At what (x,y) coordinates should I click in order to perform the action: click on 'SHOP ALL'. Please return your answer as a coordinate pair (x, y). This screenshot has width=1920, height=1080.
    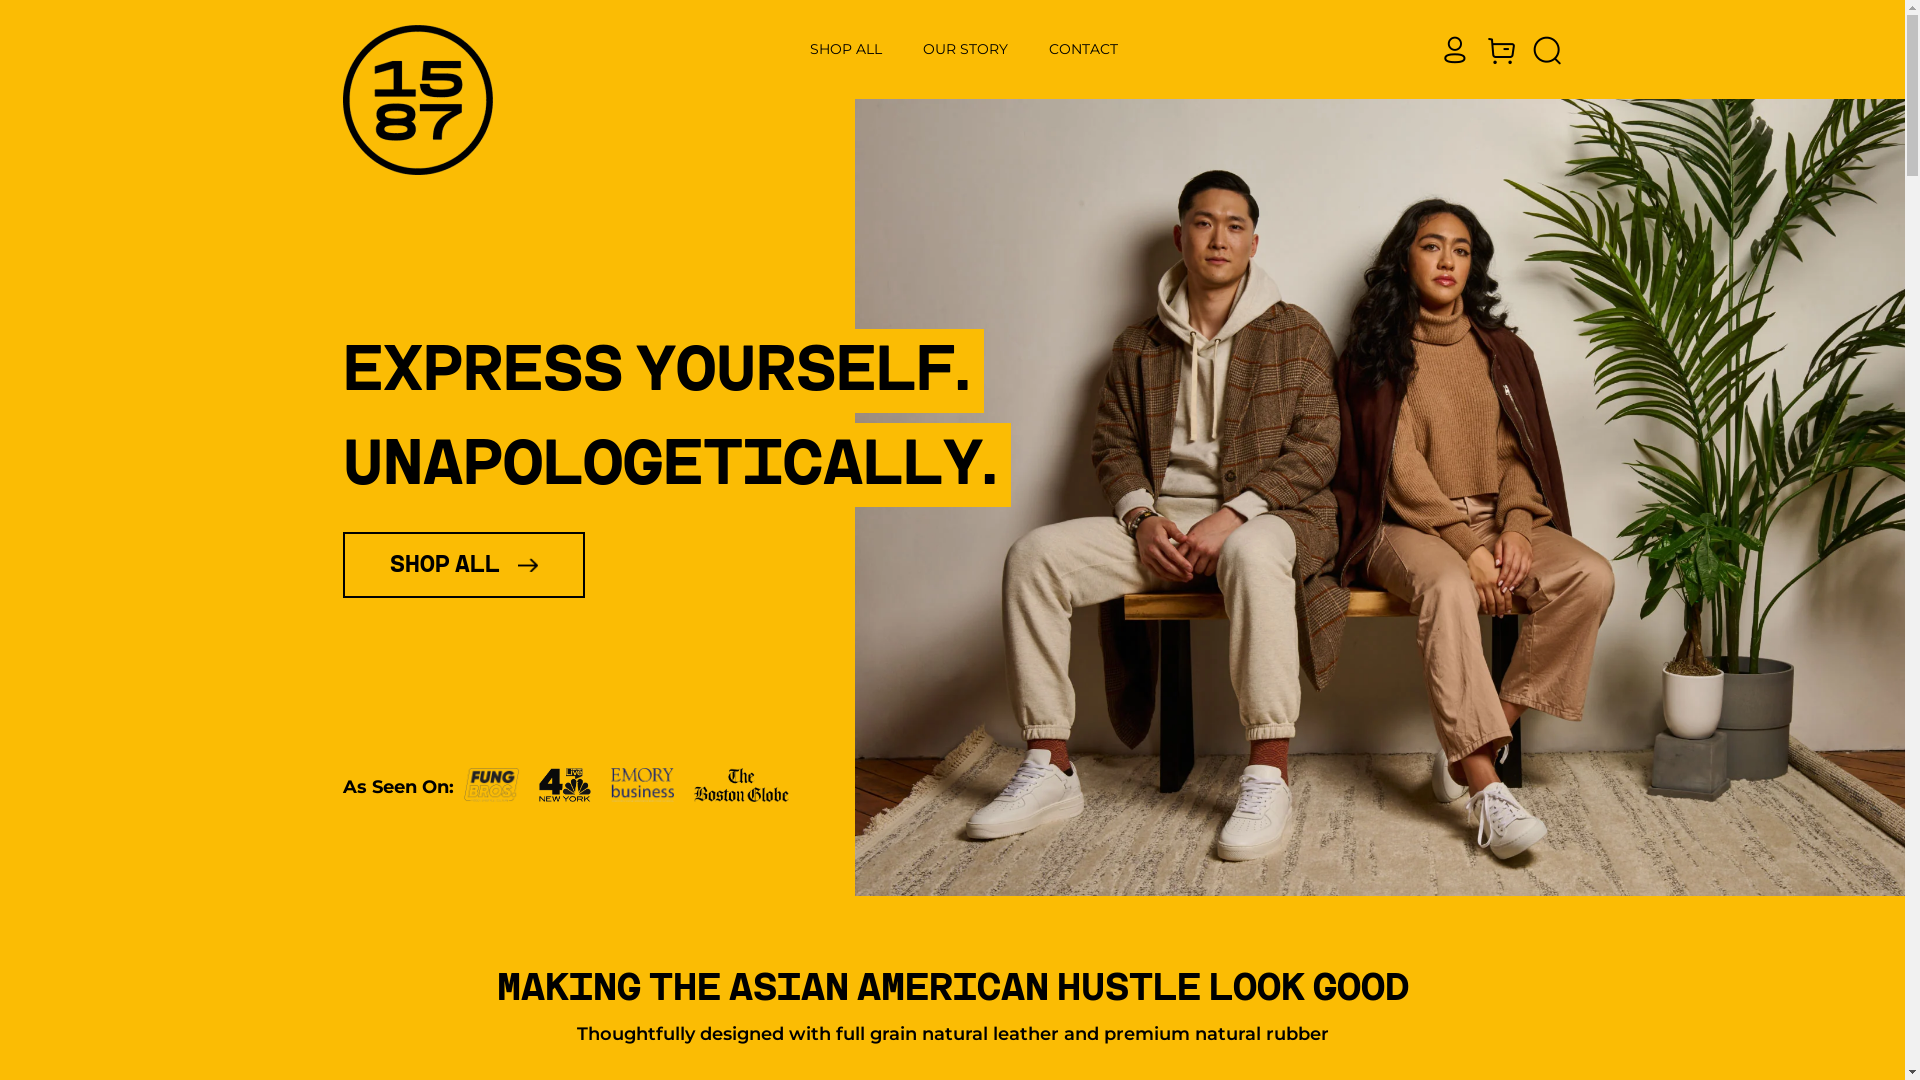
    Looking at the image, I should click on (461, 564).